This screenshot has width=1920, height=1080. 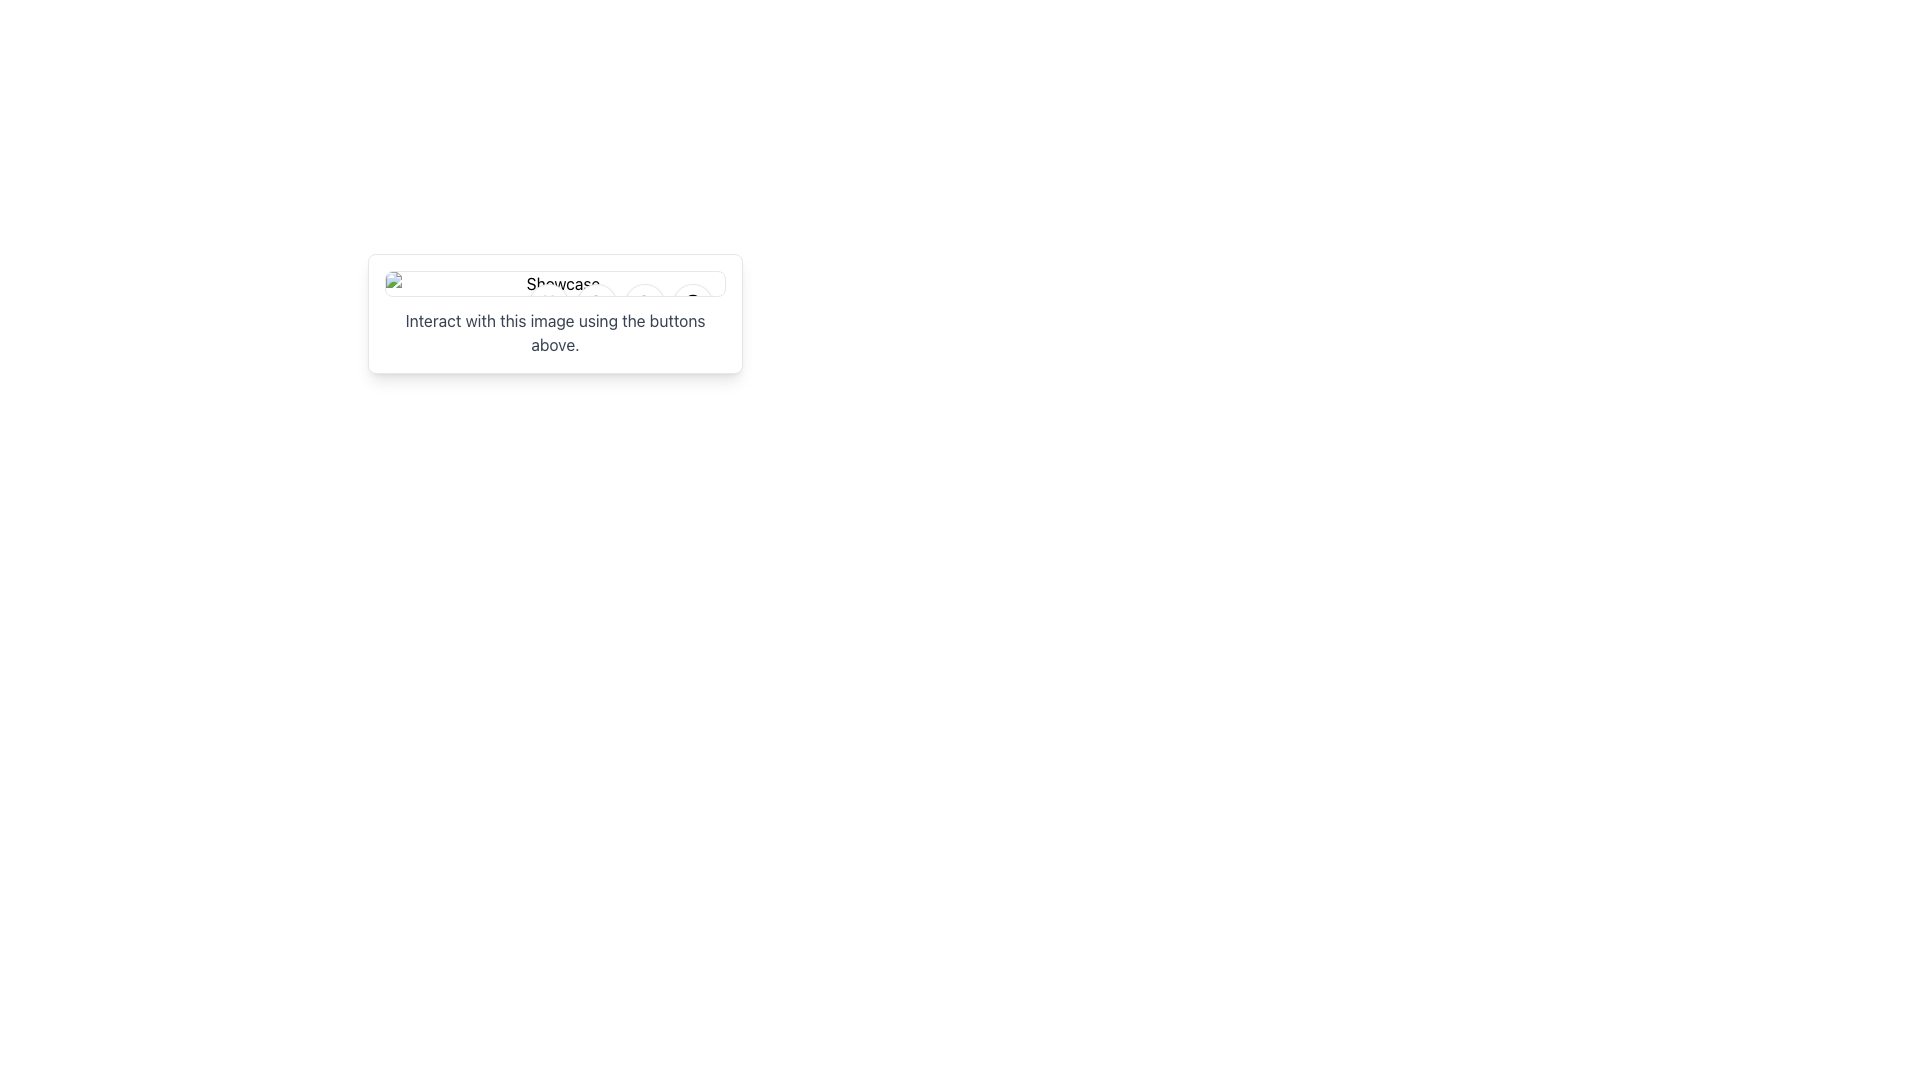 I want to click on the button group located in the upper-right corner of the enclosing box, so click(x=619, y=304).